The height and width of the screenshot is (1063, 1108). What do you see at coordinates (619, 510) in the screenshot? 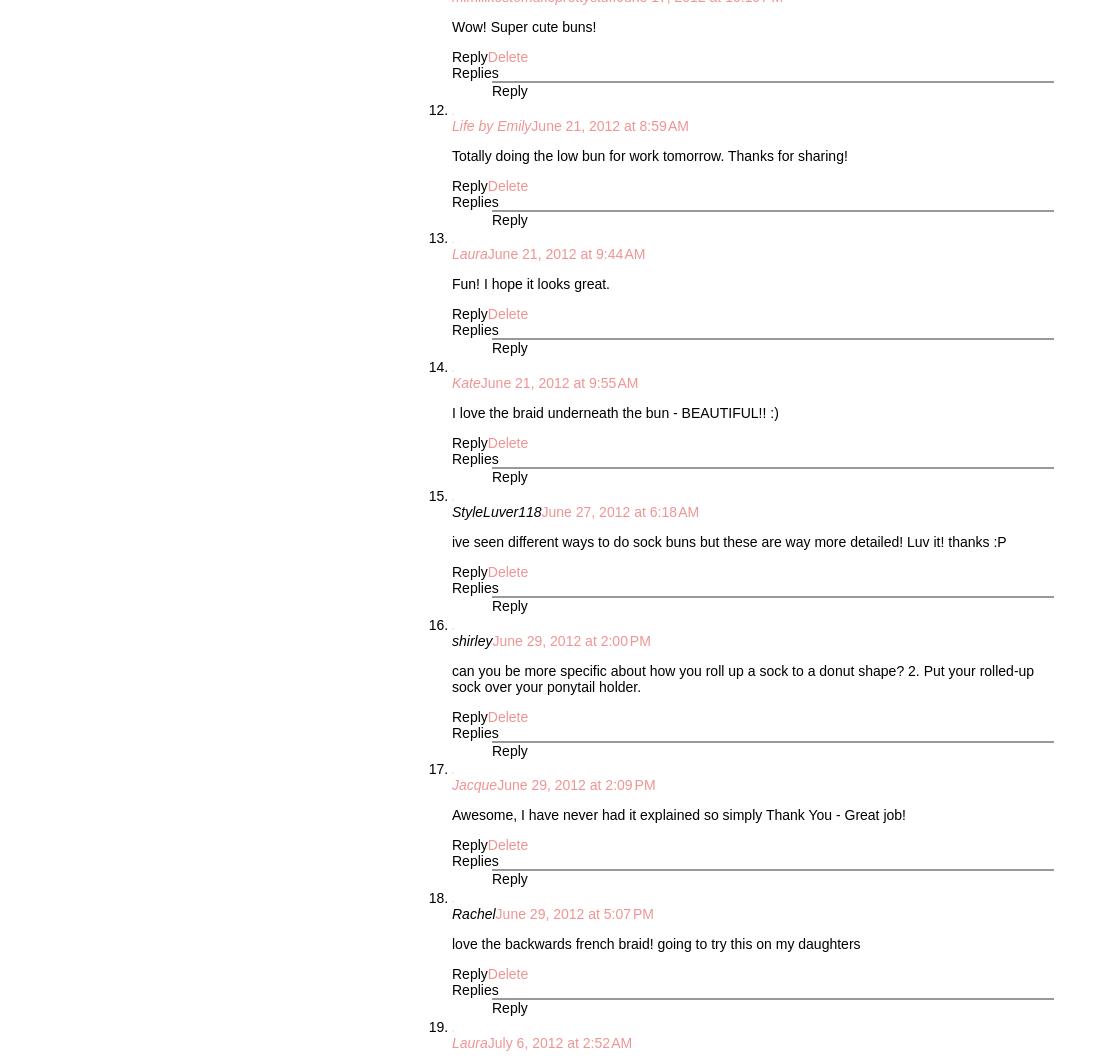
I see `'June 27, 2012 at 6:18 AM'` at bounding box center [619, 510].